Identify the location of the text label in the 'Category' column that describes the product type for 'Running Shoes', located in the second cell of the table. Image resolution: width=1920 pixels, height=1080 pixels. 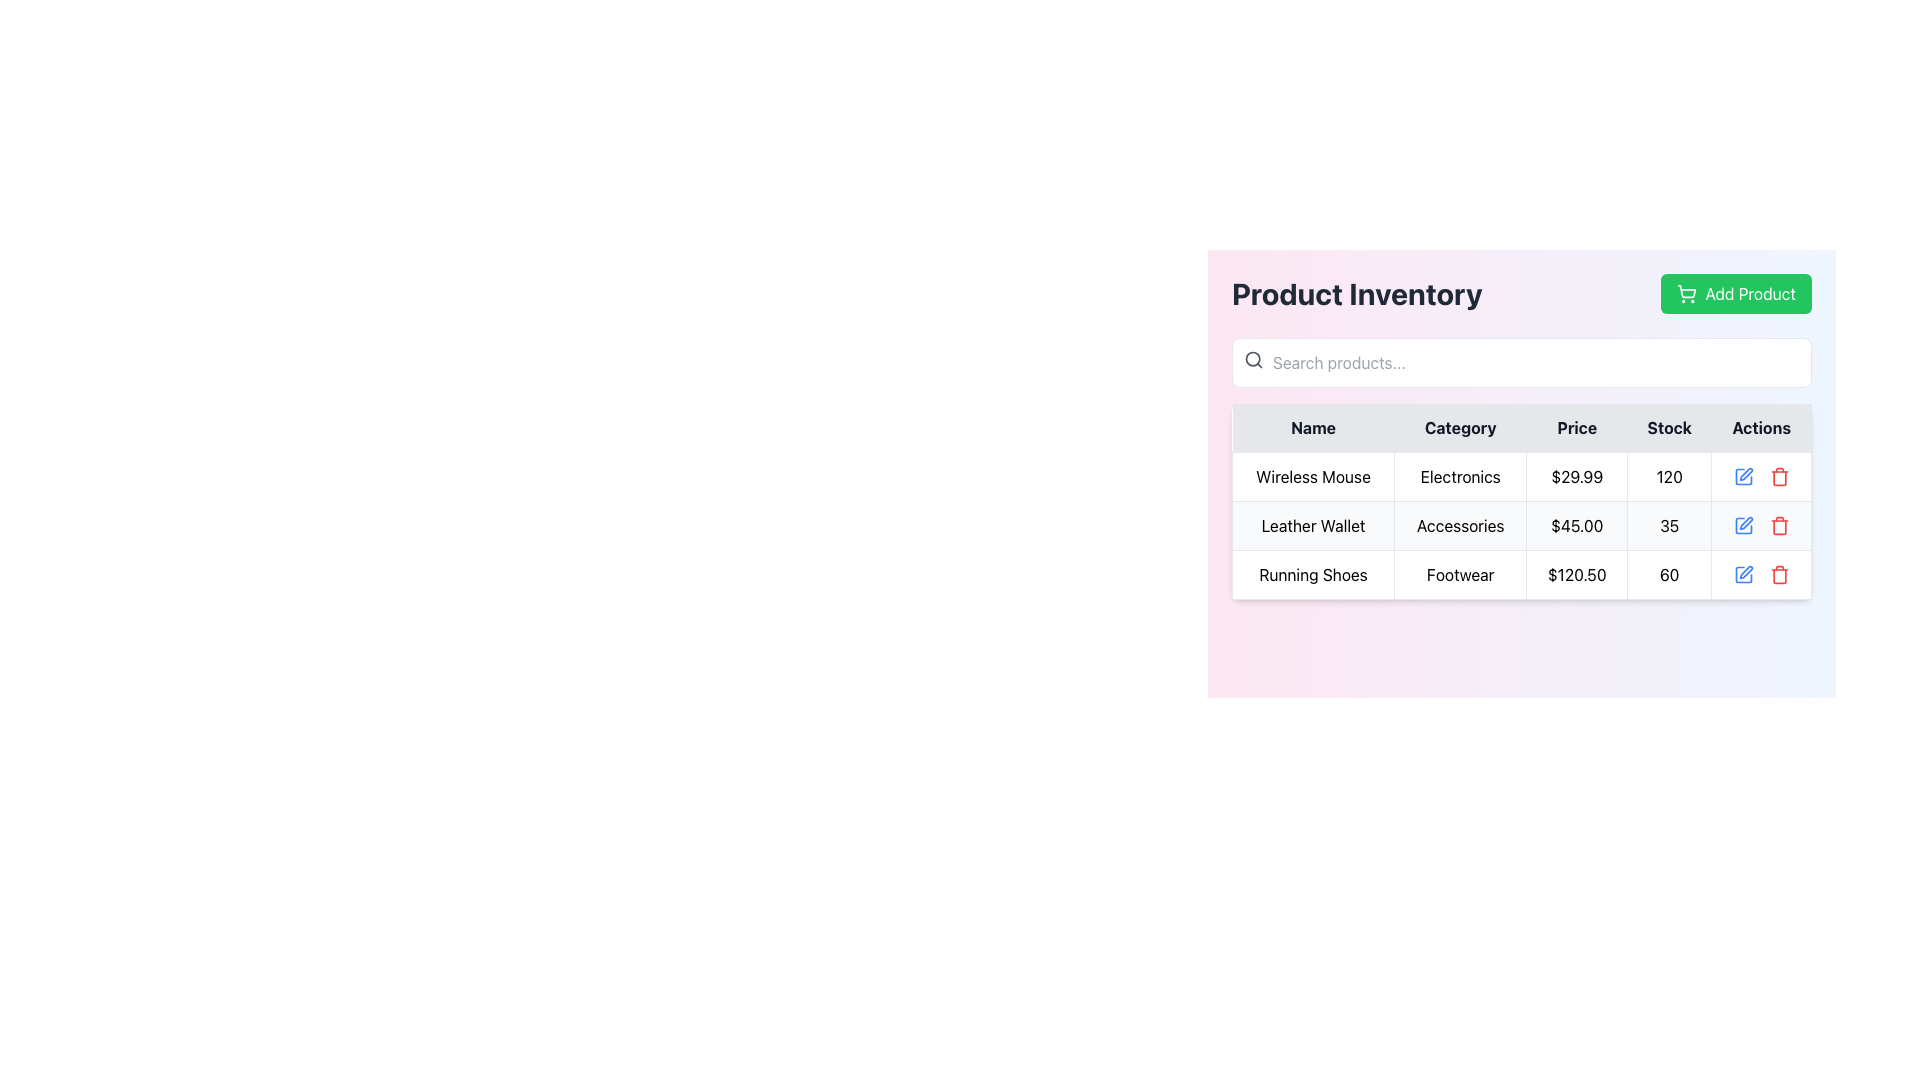
(1460, 574).